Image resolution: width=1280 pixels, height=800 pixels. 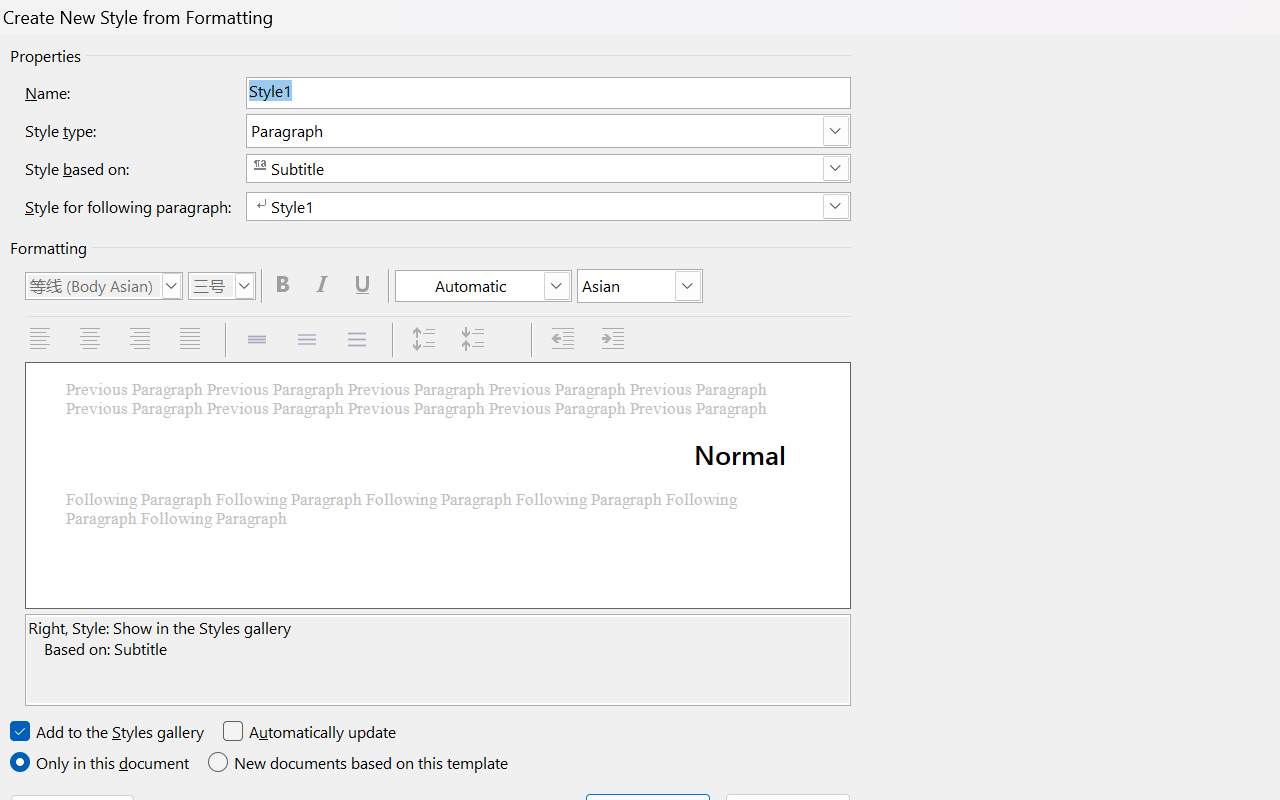 What do you see at coordinates (42, 339) in the screenshot?
I see `'Align Left'` at bounding box center [42, 339].